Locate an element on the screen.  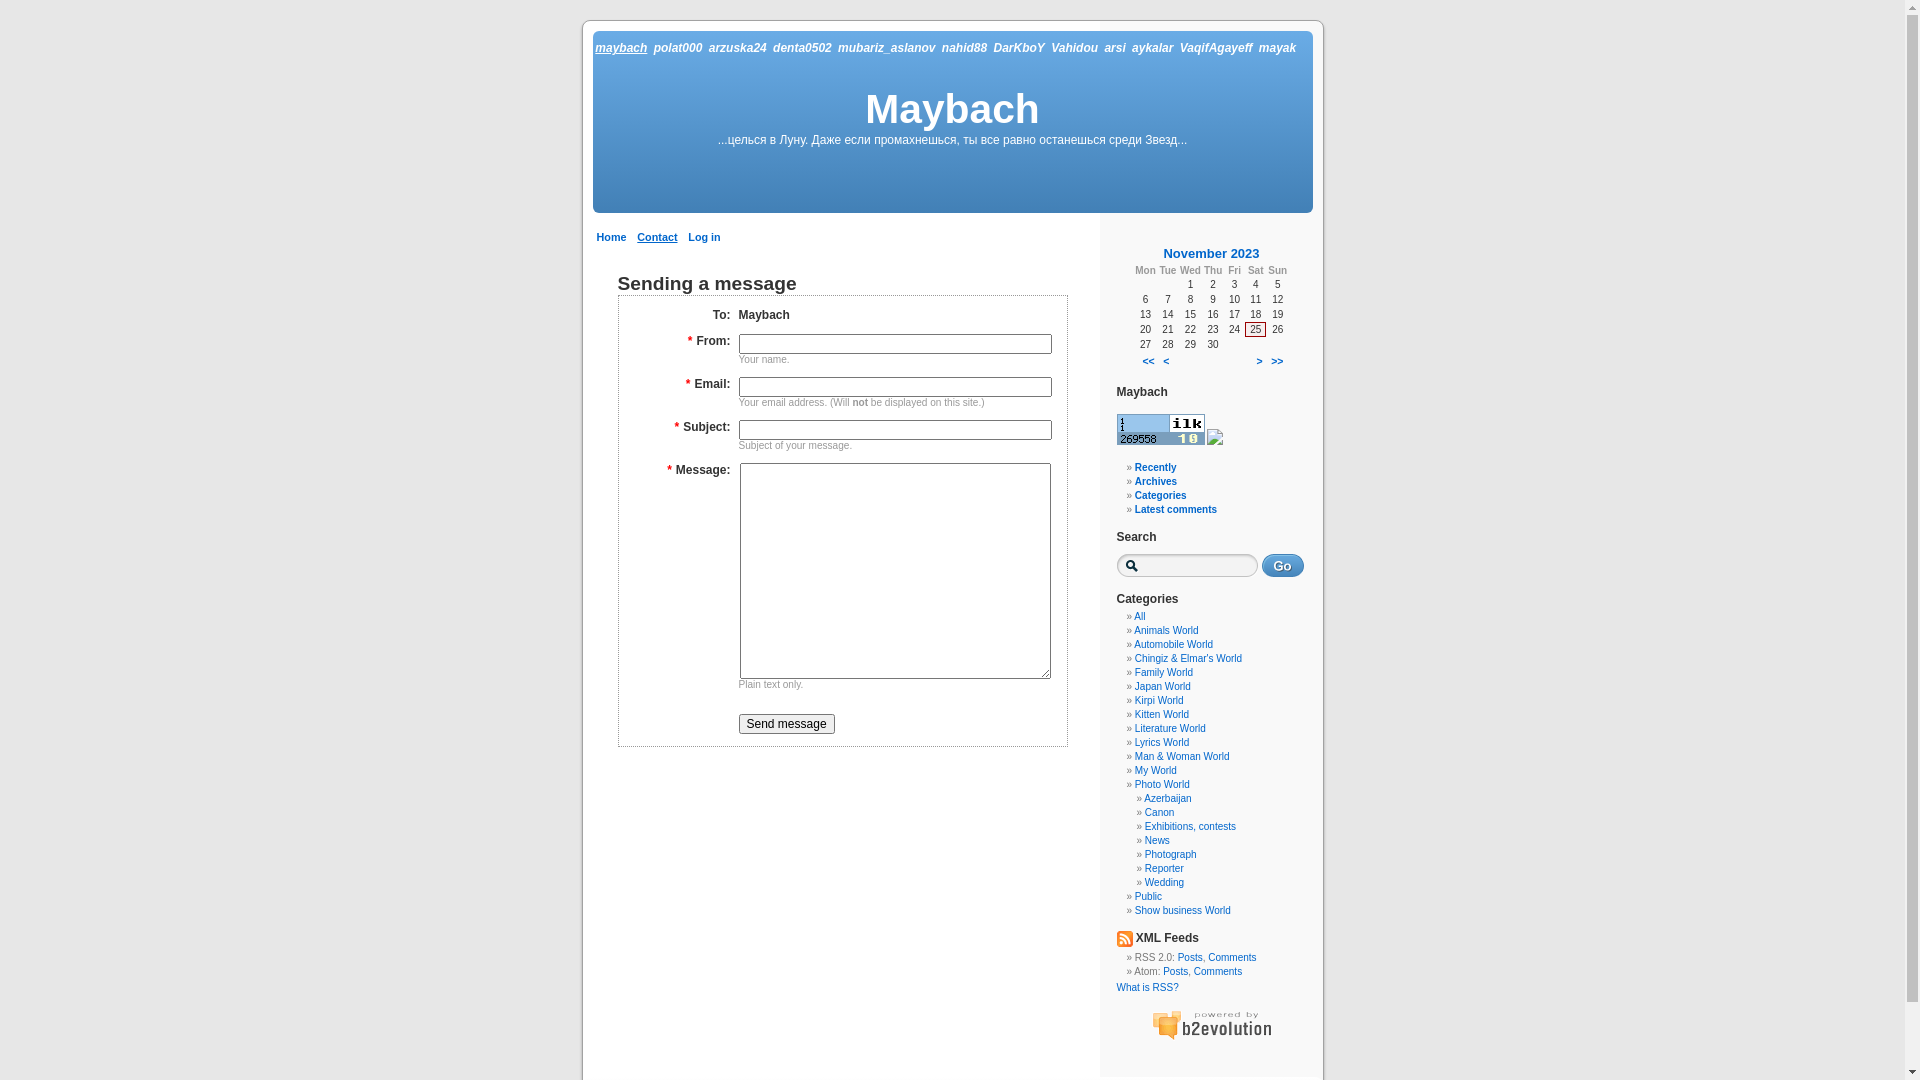
'My World' is located at coordinates (1156, 769).